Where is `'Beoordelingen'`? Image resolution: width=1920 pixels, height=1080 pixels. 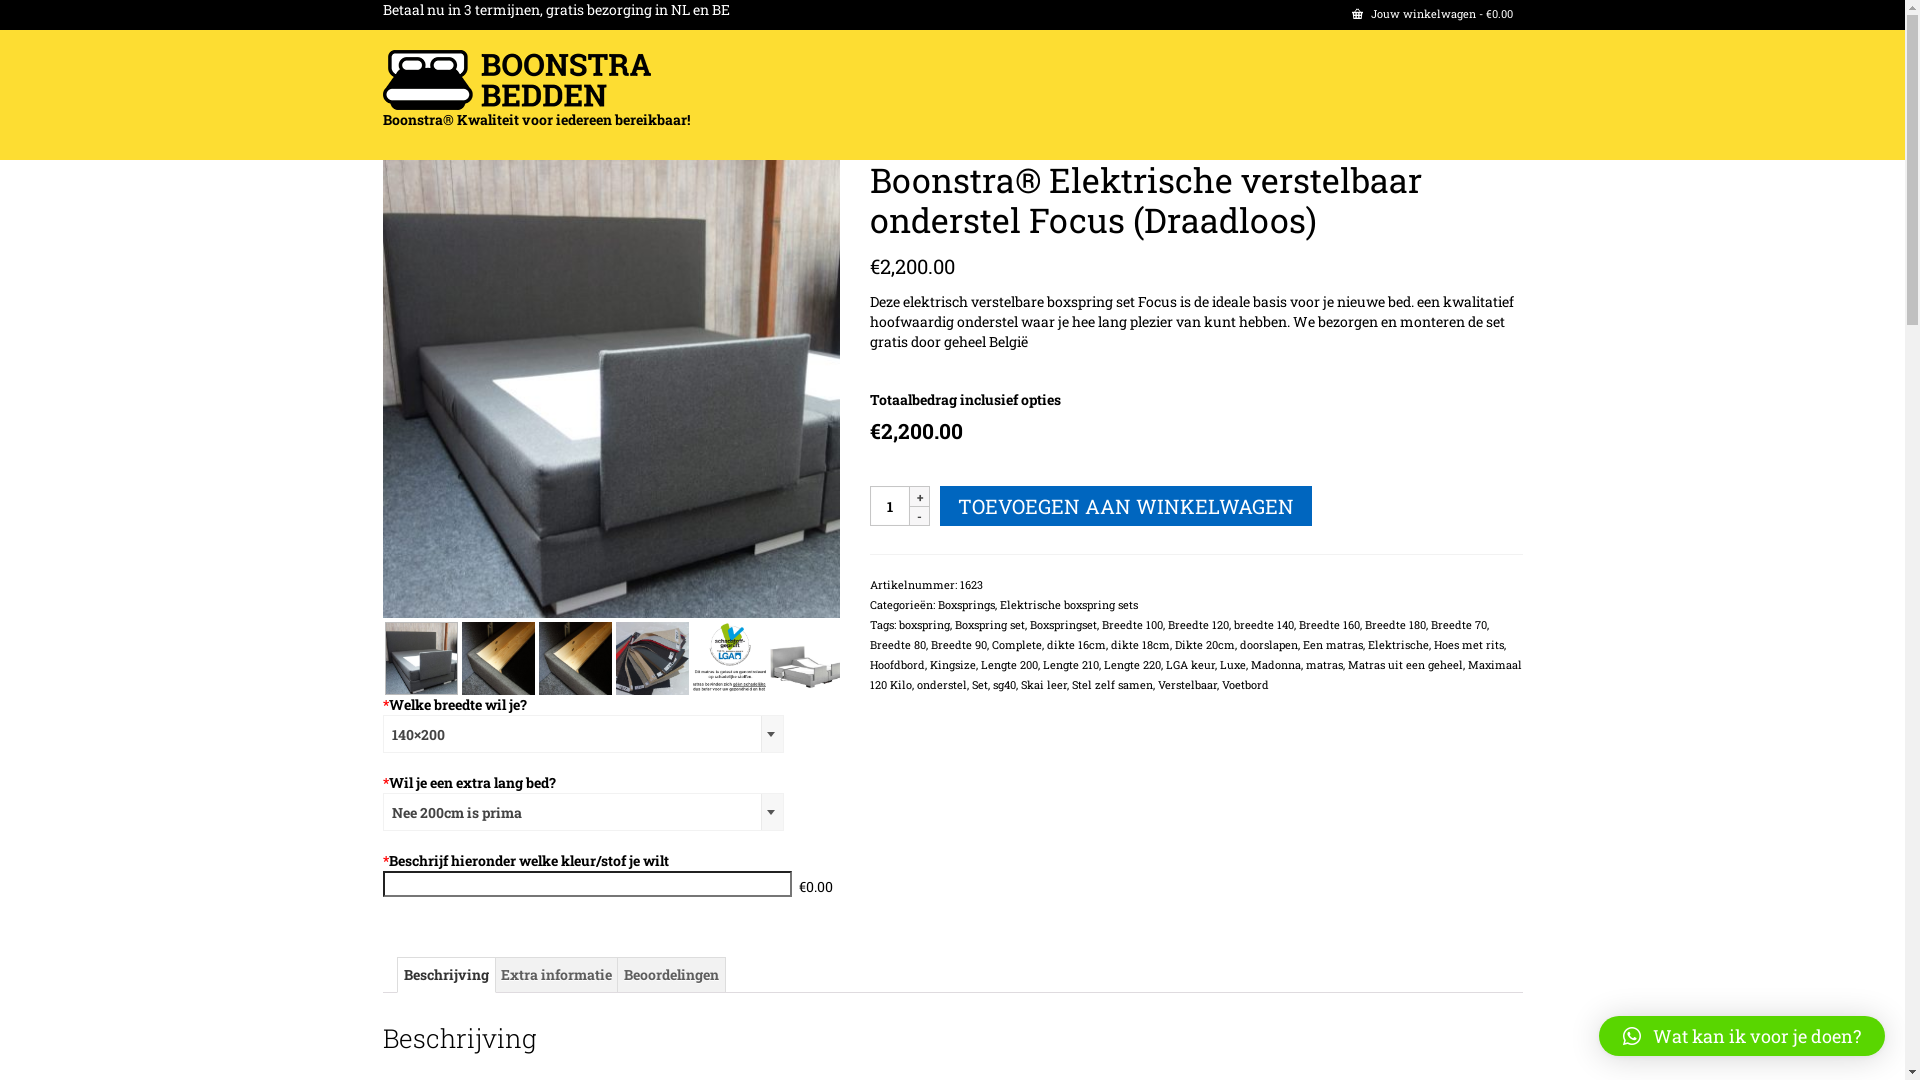 'Beoordelingen' is located at coordinates (671, 974).